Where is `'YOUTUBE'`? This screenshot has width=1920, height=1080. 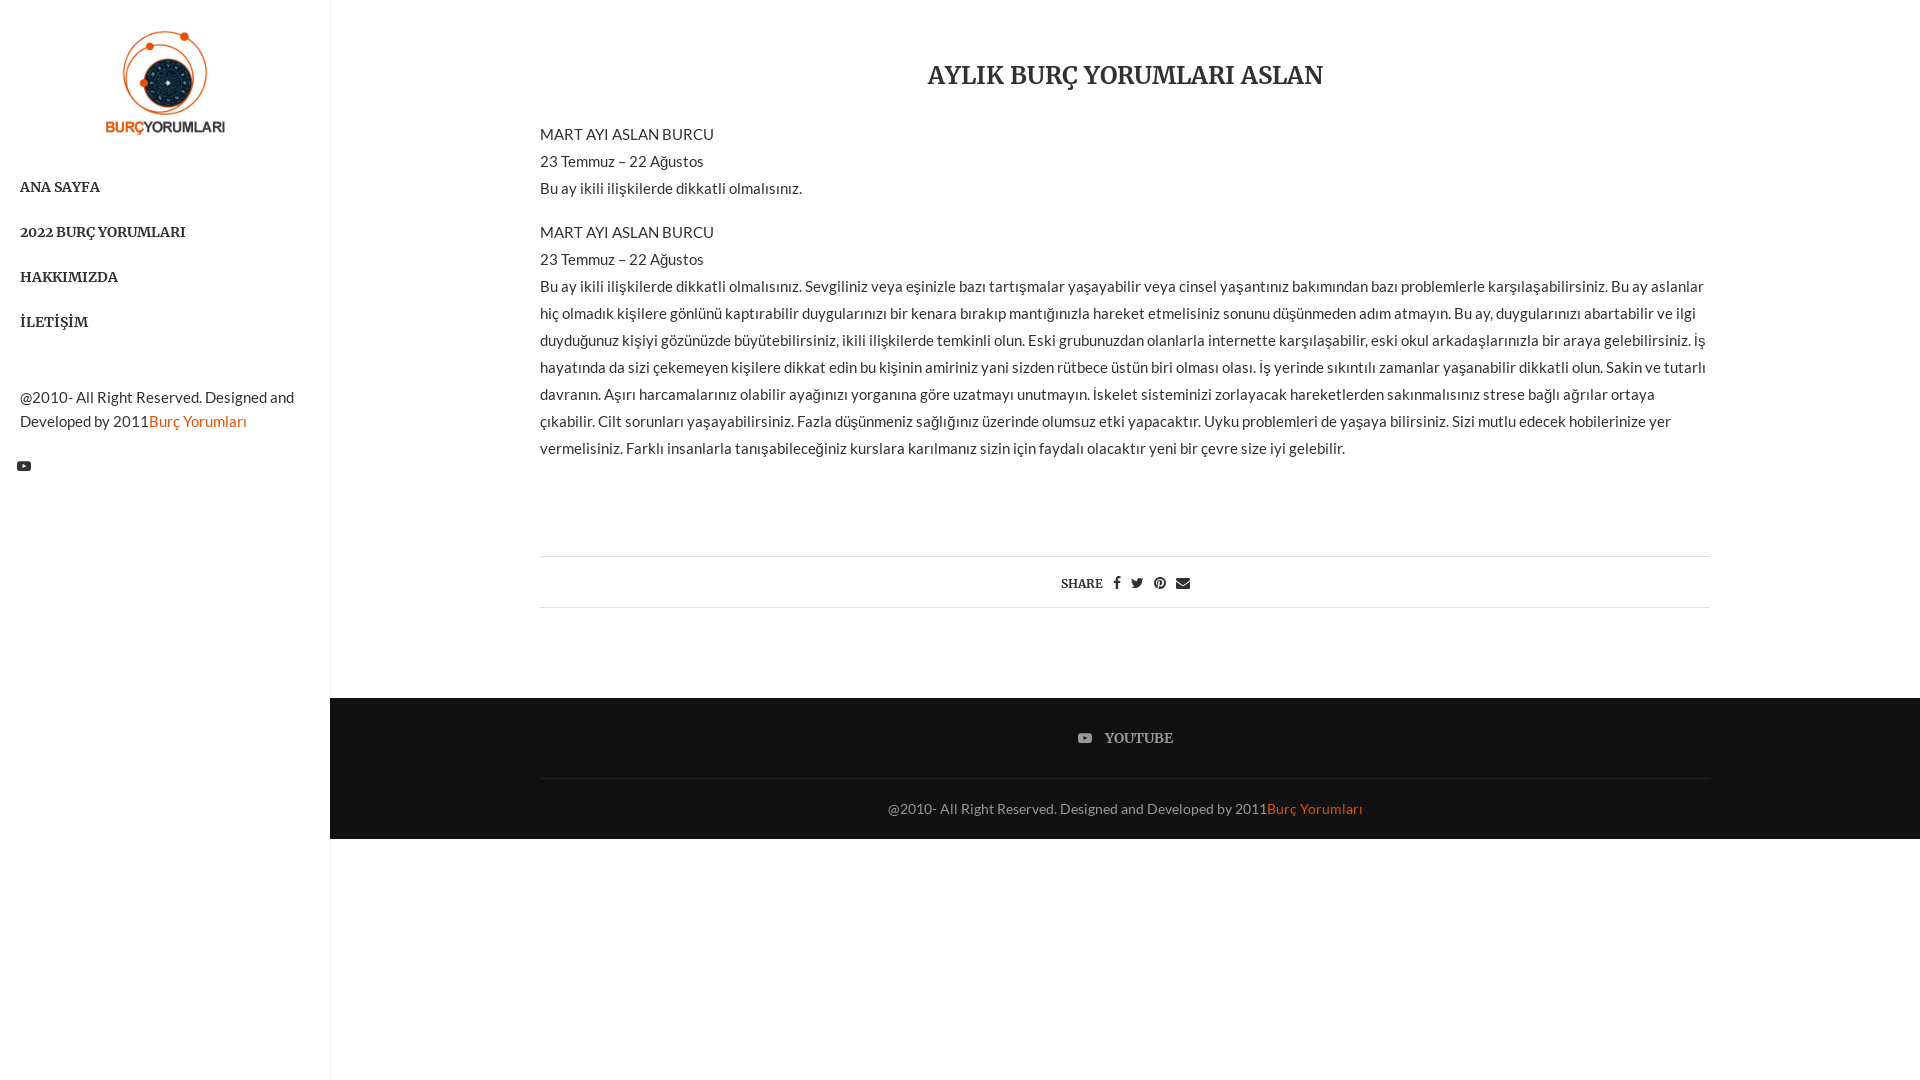 'YOUTUBE' is located at coordinates (1125, 737).